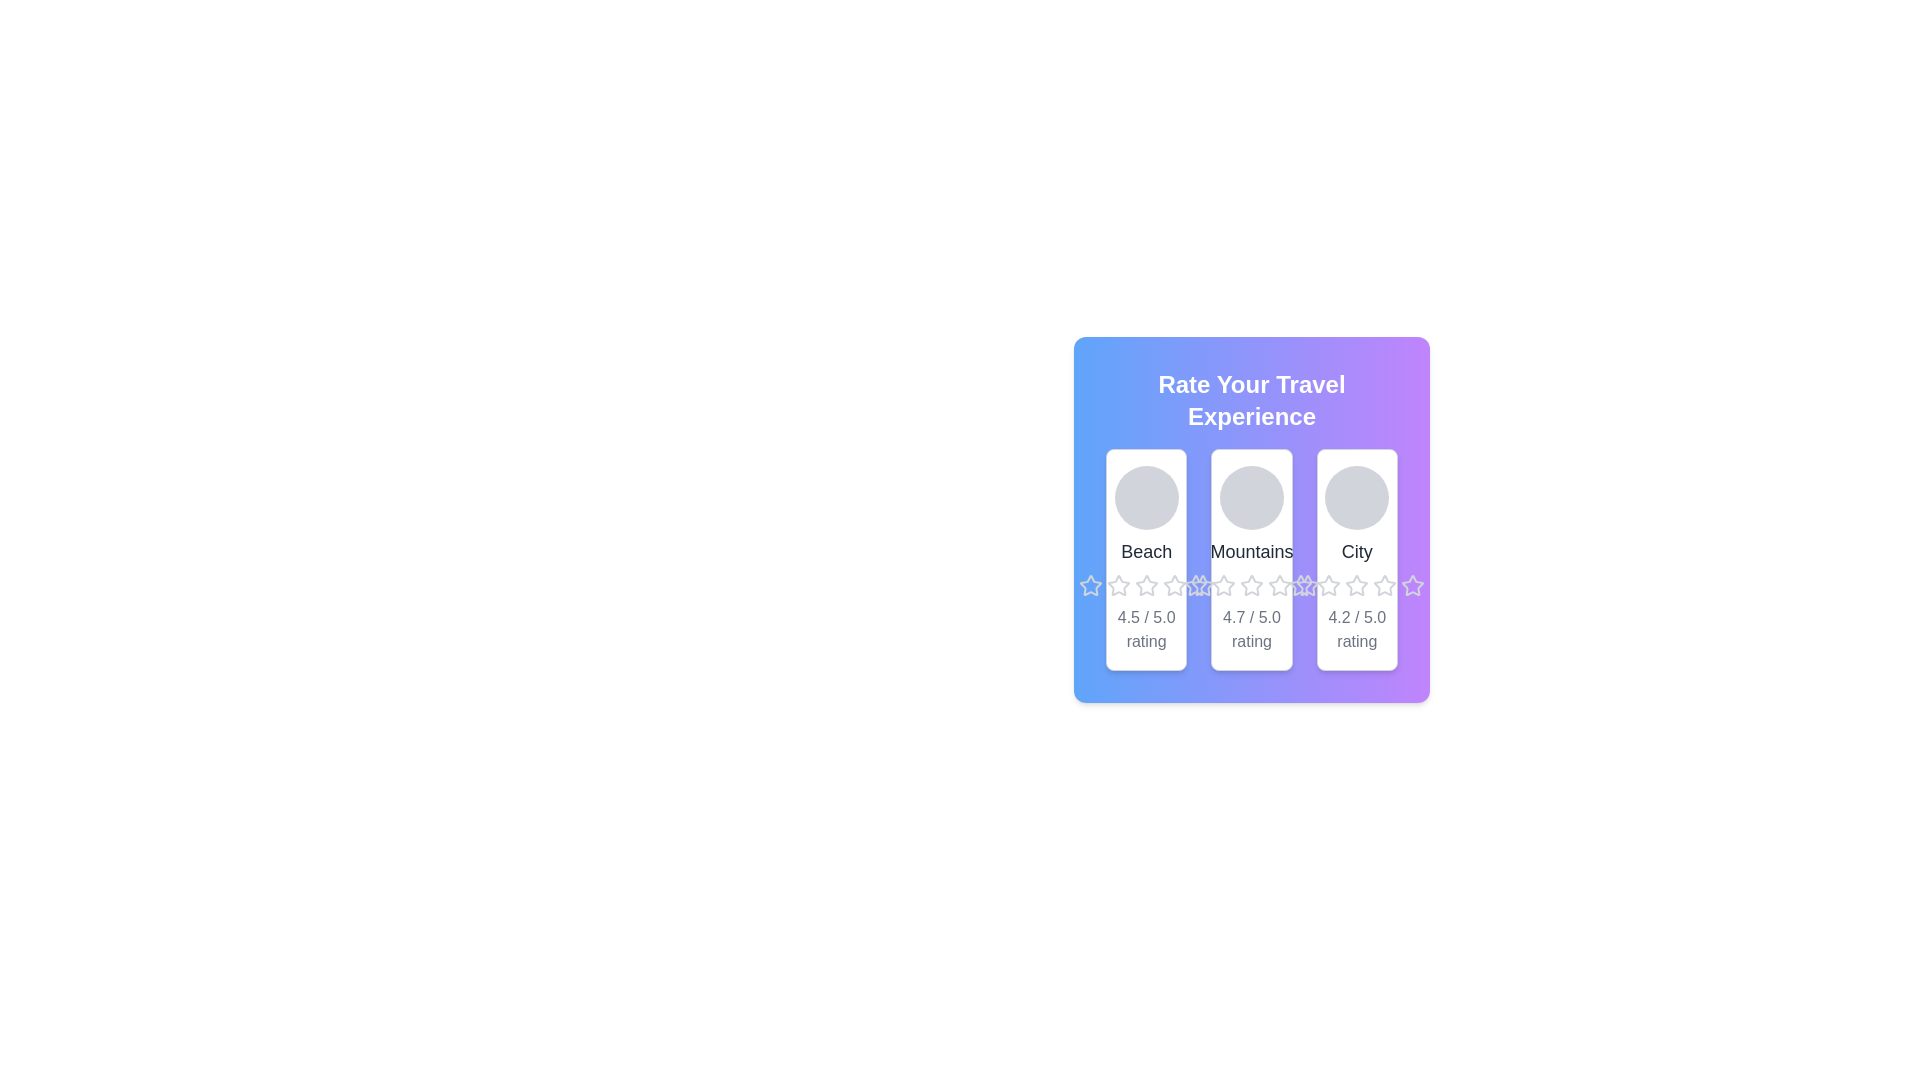 The height and width of the screenshot is (1080, 1920). What do you see at coordinates (1412, 585) in the screenshot?
I see `the 5th star icon` at bounding box center [1412, 585].